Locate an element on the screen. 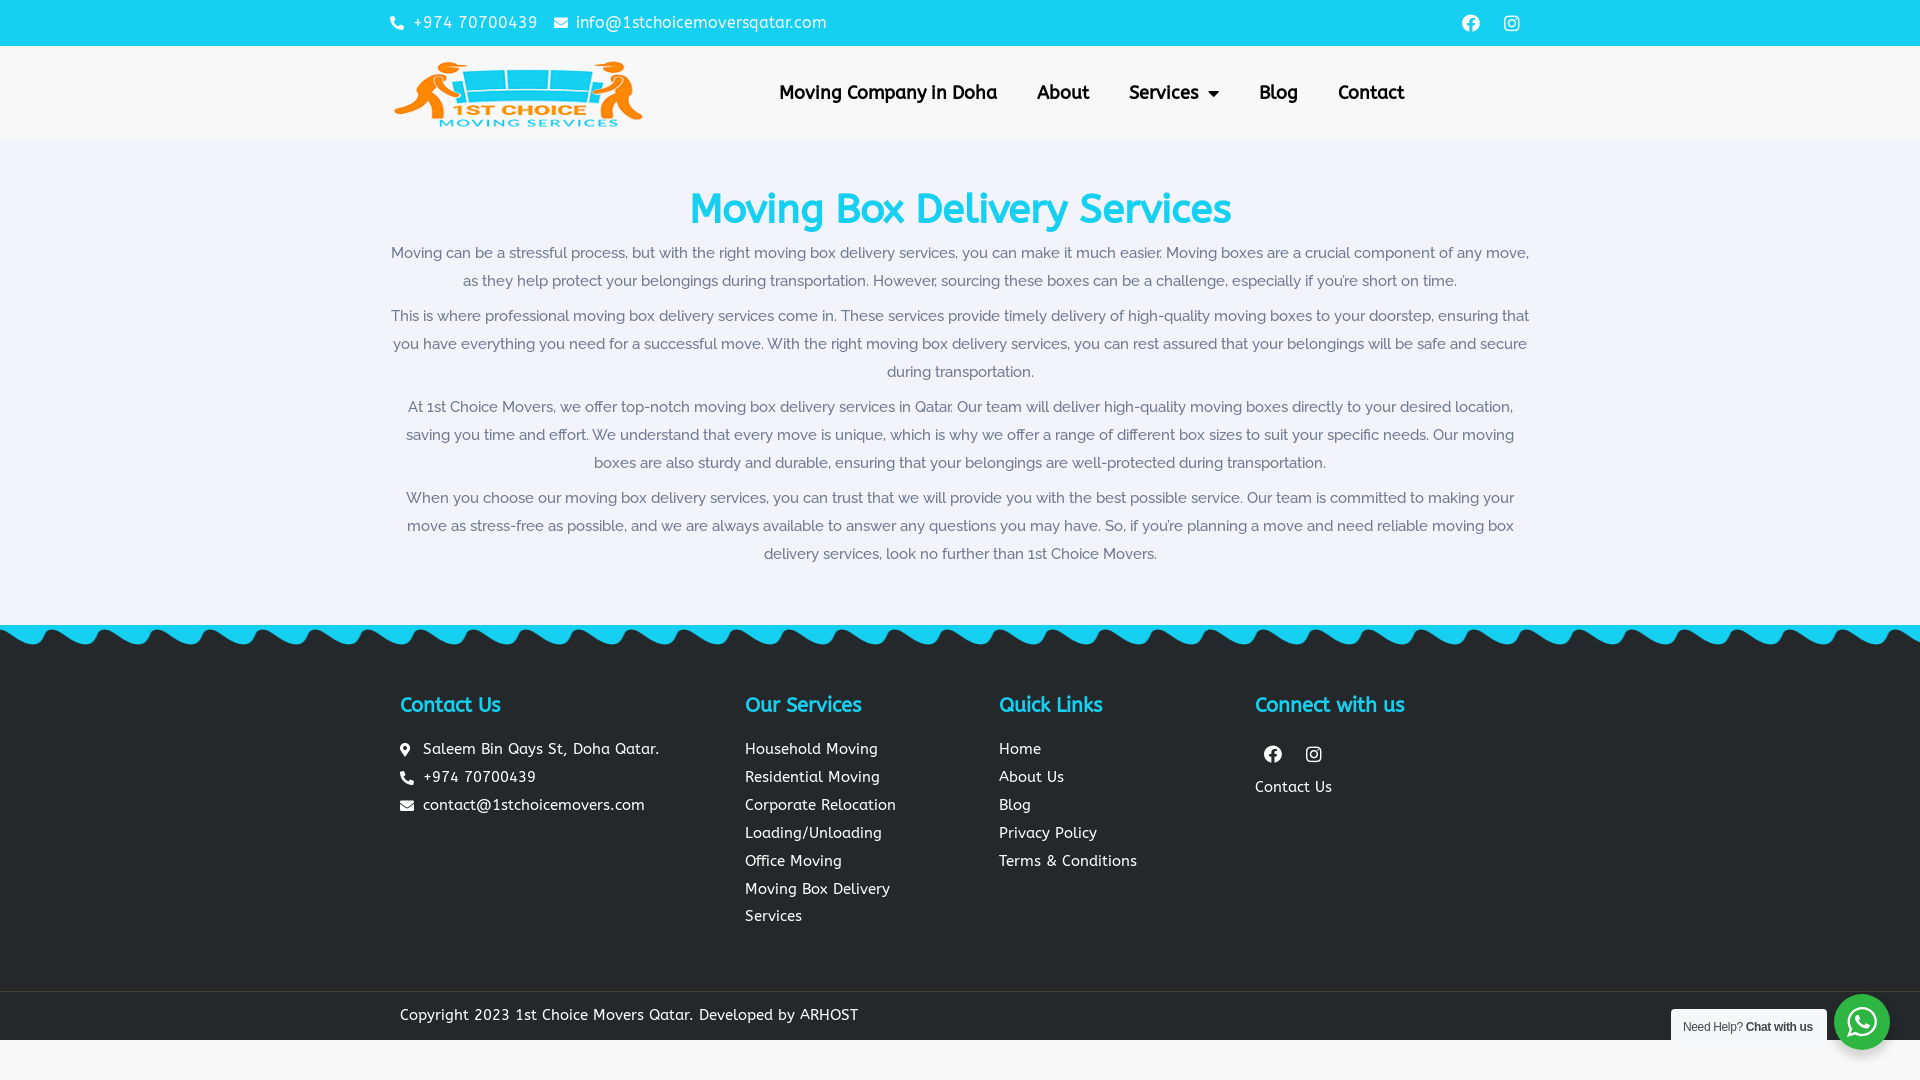 The width and height of the screenshot is (1920, 1080). '+974 70700439' is located at coordinates (389, 23).